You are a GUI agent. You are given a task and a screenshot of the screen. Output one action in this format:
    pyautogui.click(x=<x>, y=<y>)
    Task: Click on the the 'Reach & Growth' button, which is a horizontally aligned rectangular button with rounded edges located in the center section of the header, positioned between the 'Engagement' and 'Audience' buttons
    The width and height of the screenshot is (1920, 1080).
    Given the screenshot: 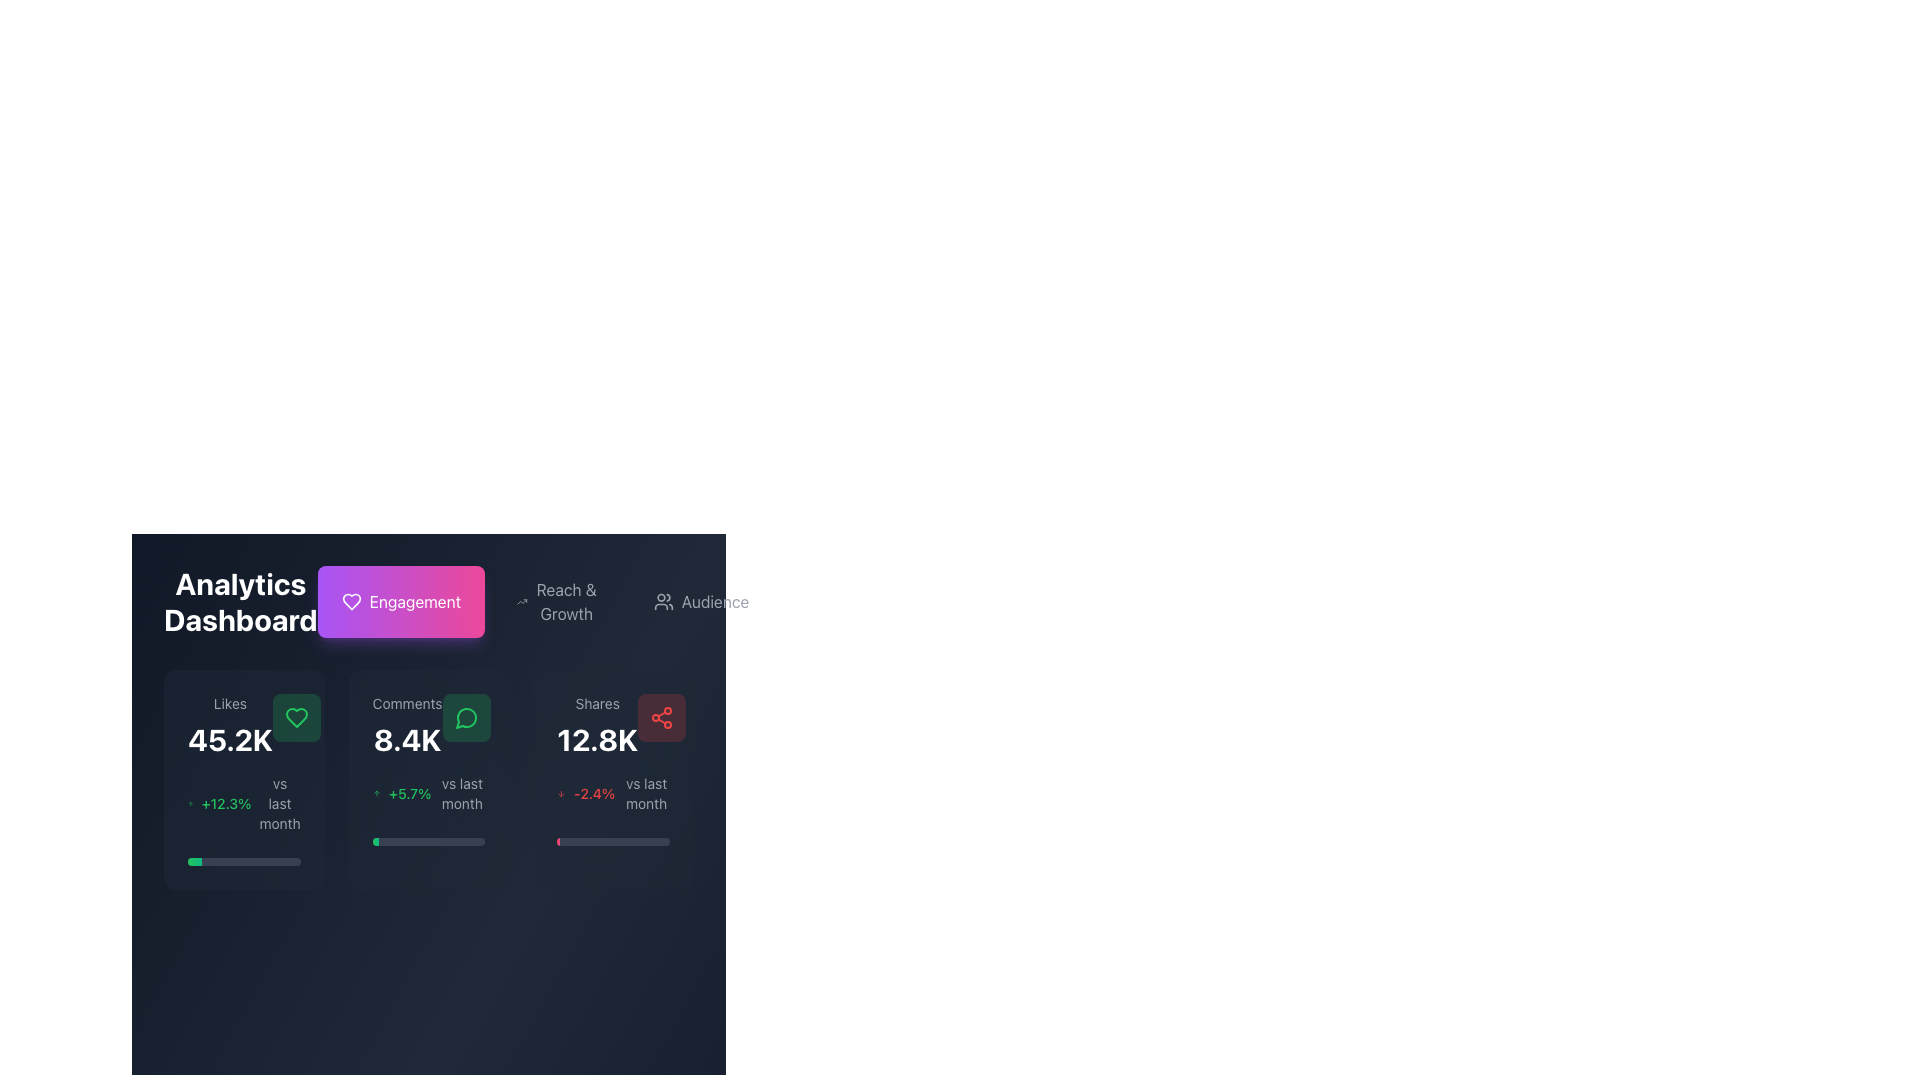 What is the action you would take?
    pyautogui.click(x=557, y=600)
    